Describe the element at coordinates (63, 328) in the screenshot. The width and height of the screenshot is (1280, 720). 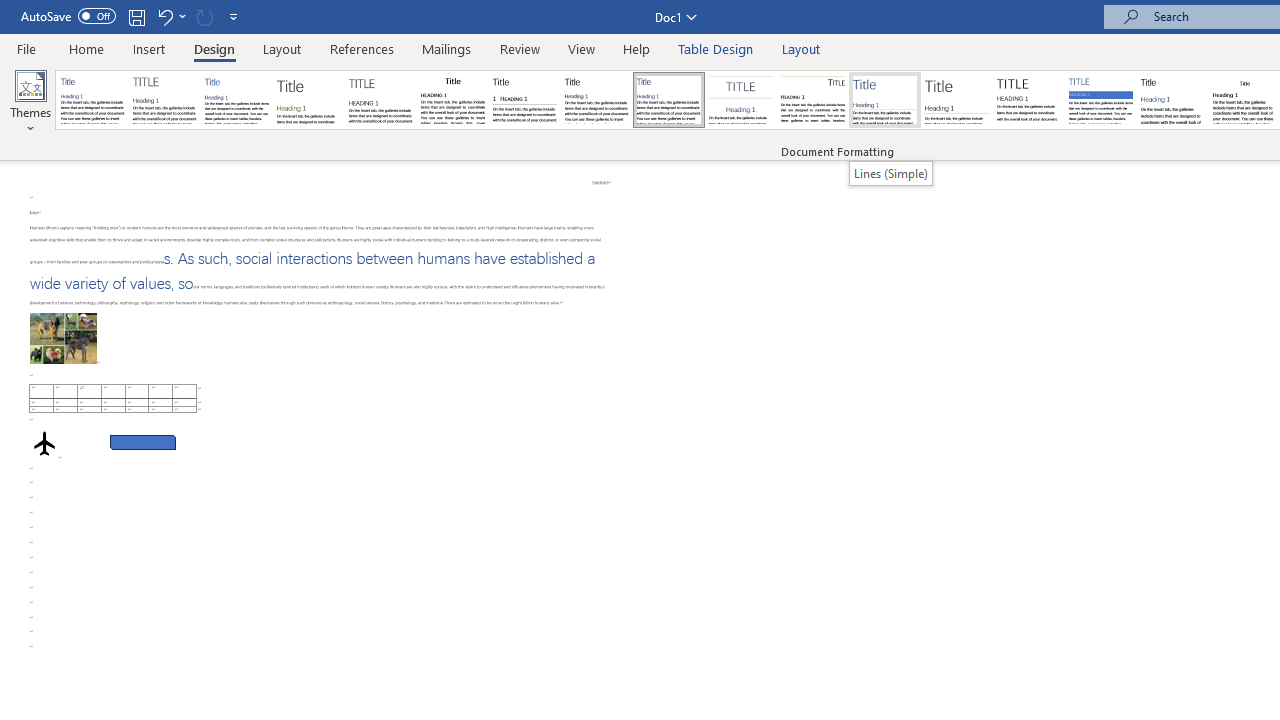
I see `'Morphological variation in six dogs'` at that location.